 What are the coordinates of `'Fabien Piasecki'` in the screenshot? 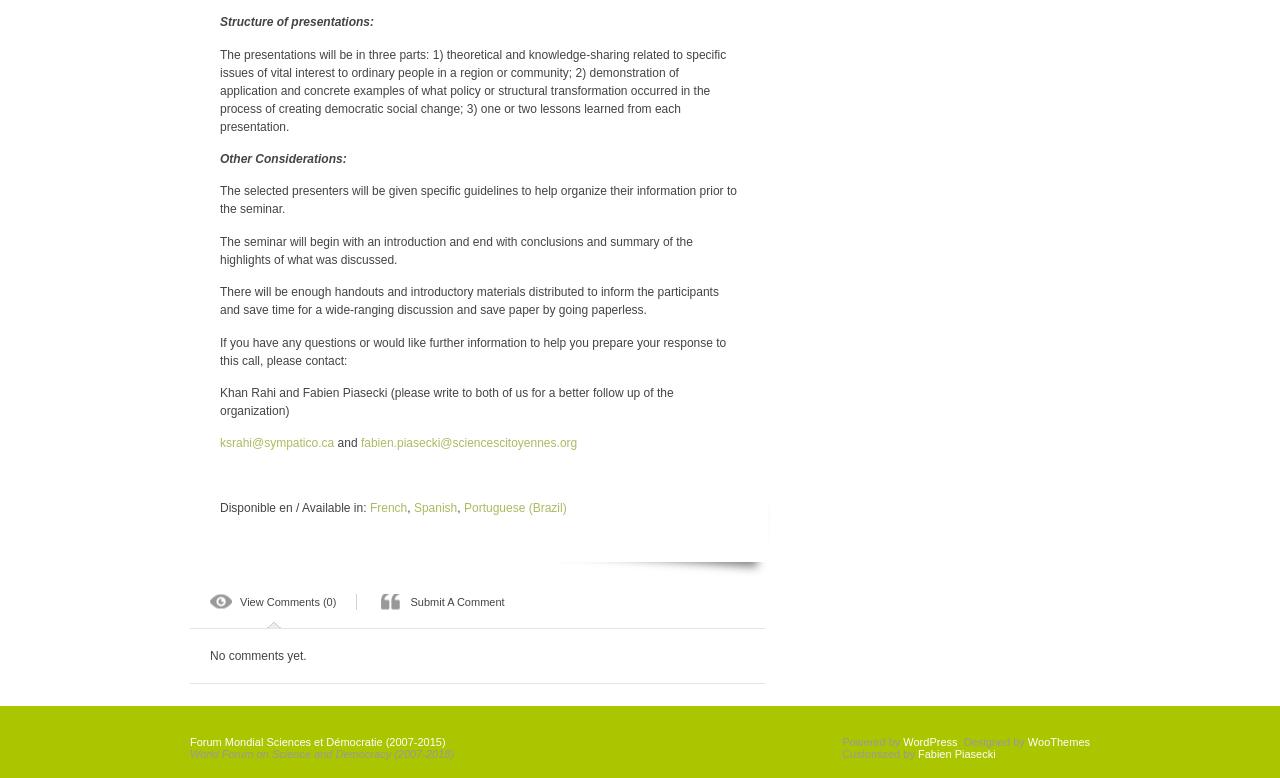 It's located at (915, 752).